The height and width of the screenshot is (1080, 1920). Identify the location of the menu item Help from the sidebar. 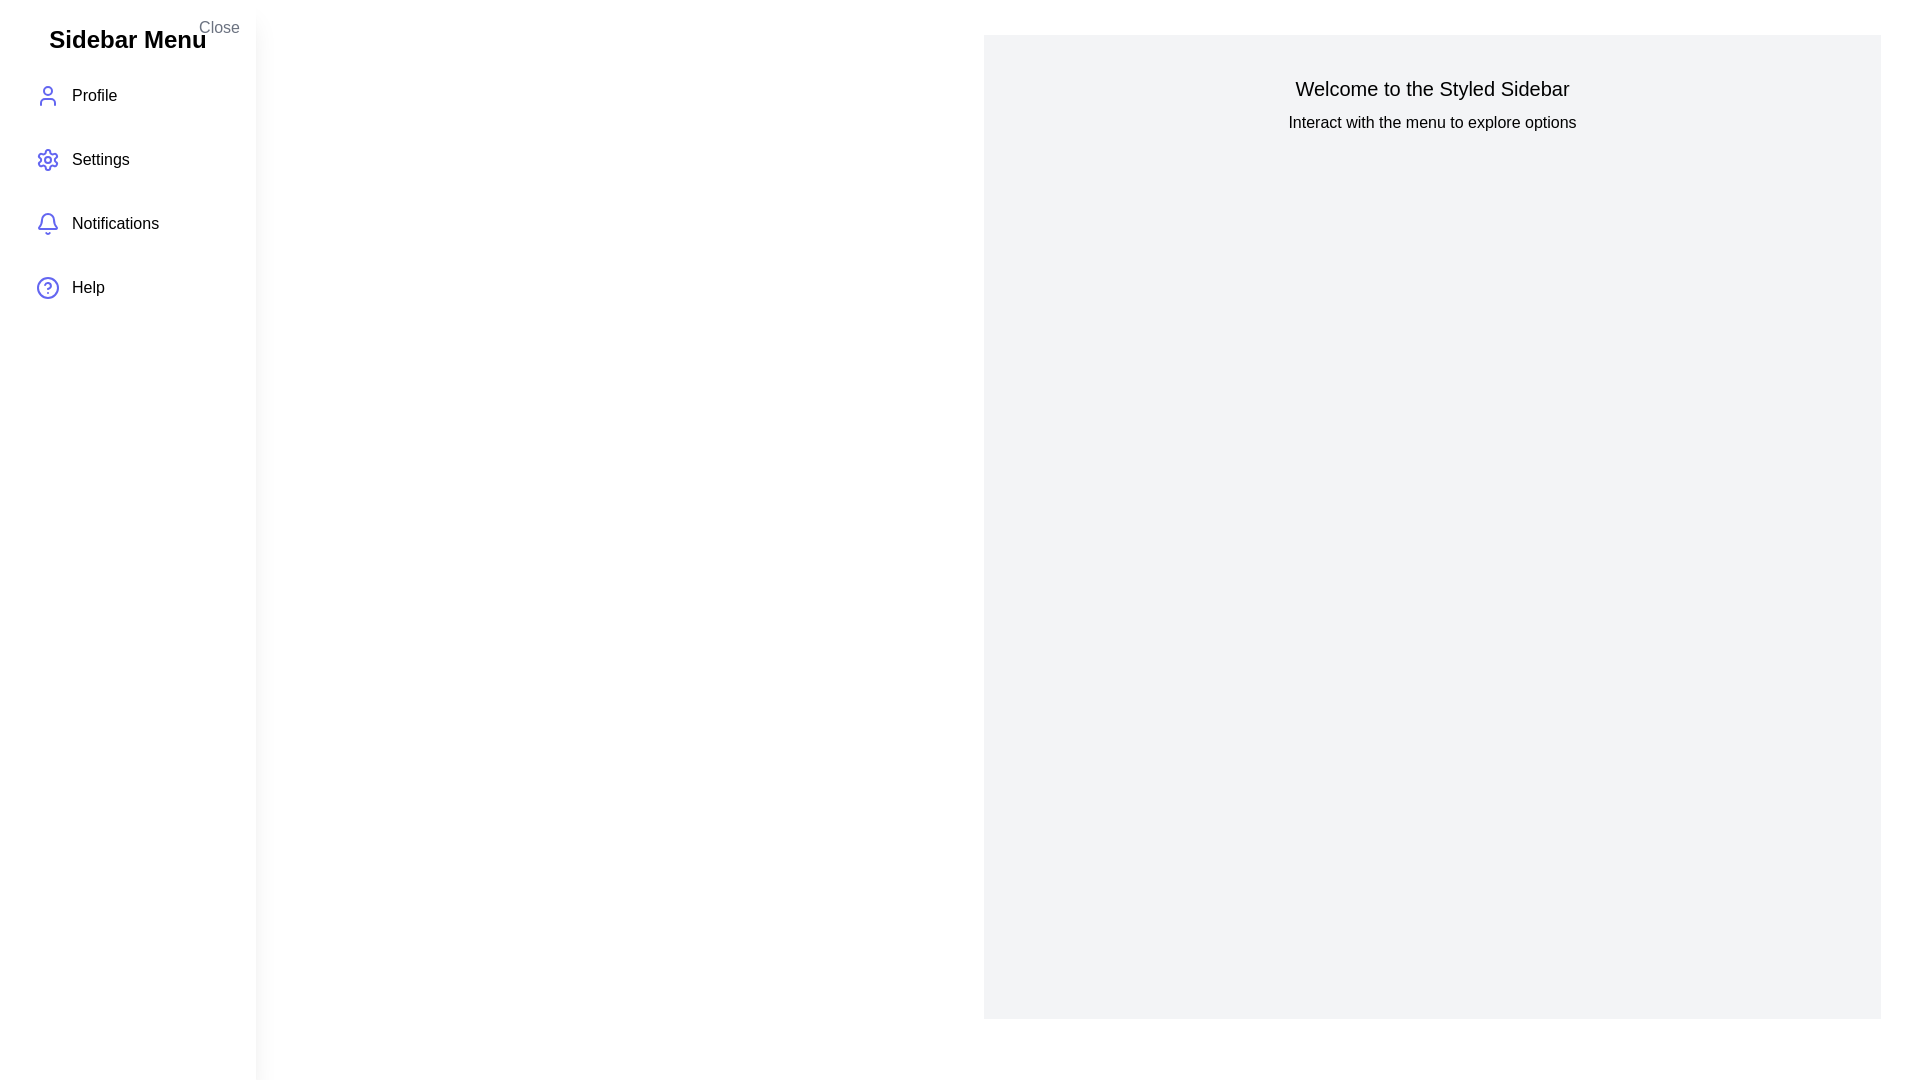
(127, 288).